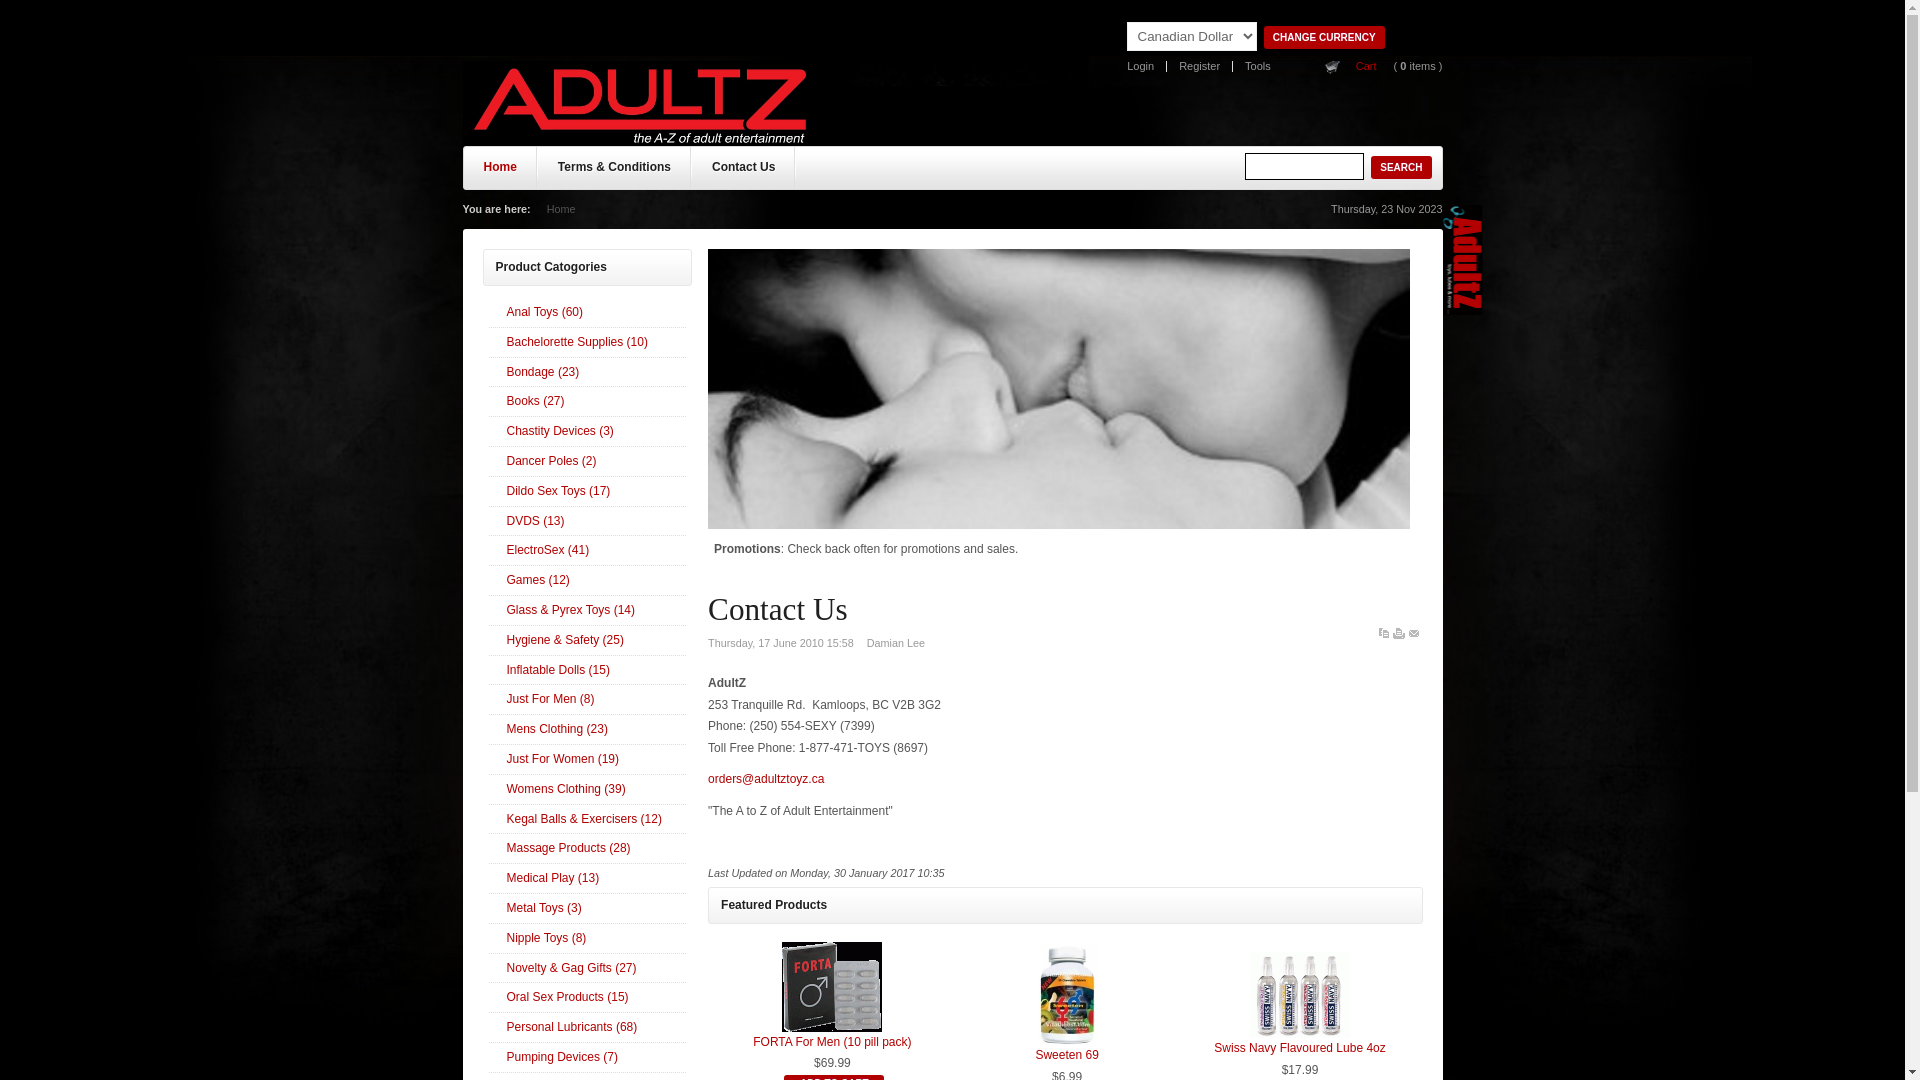 The image size is (1920, 1080). I want to click on 'Inflatable Dolls (15)', so click(585, 671).